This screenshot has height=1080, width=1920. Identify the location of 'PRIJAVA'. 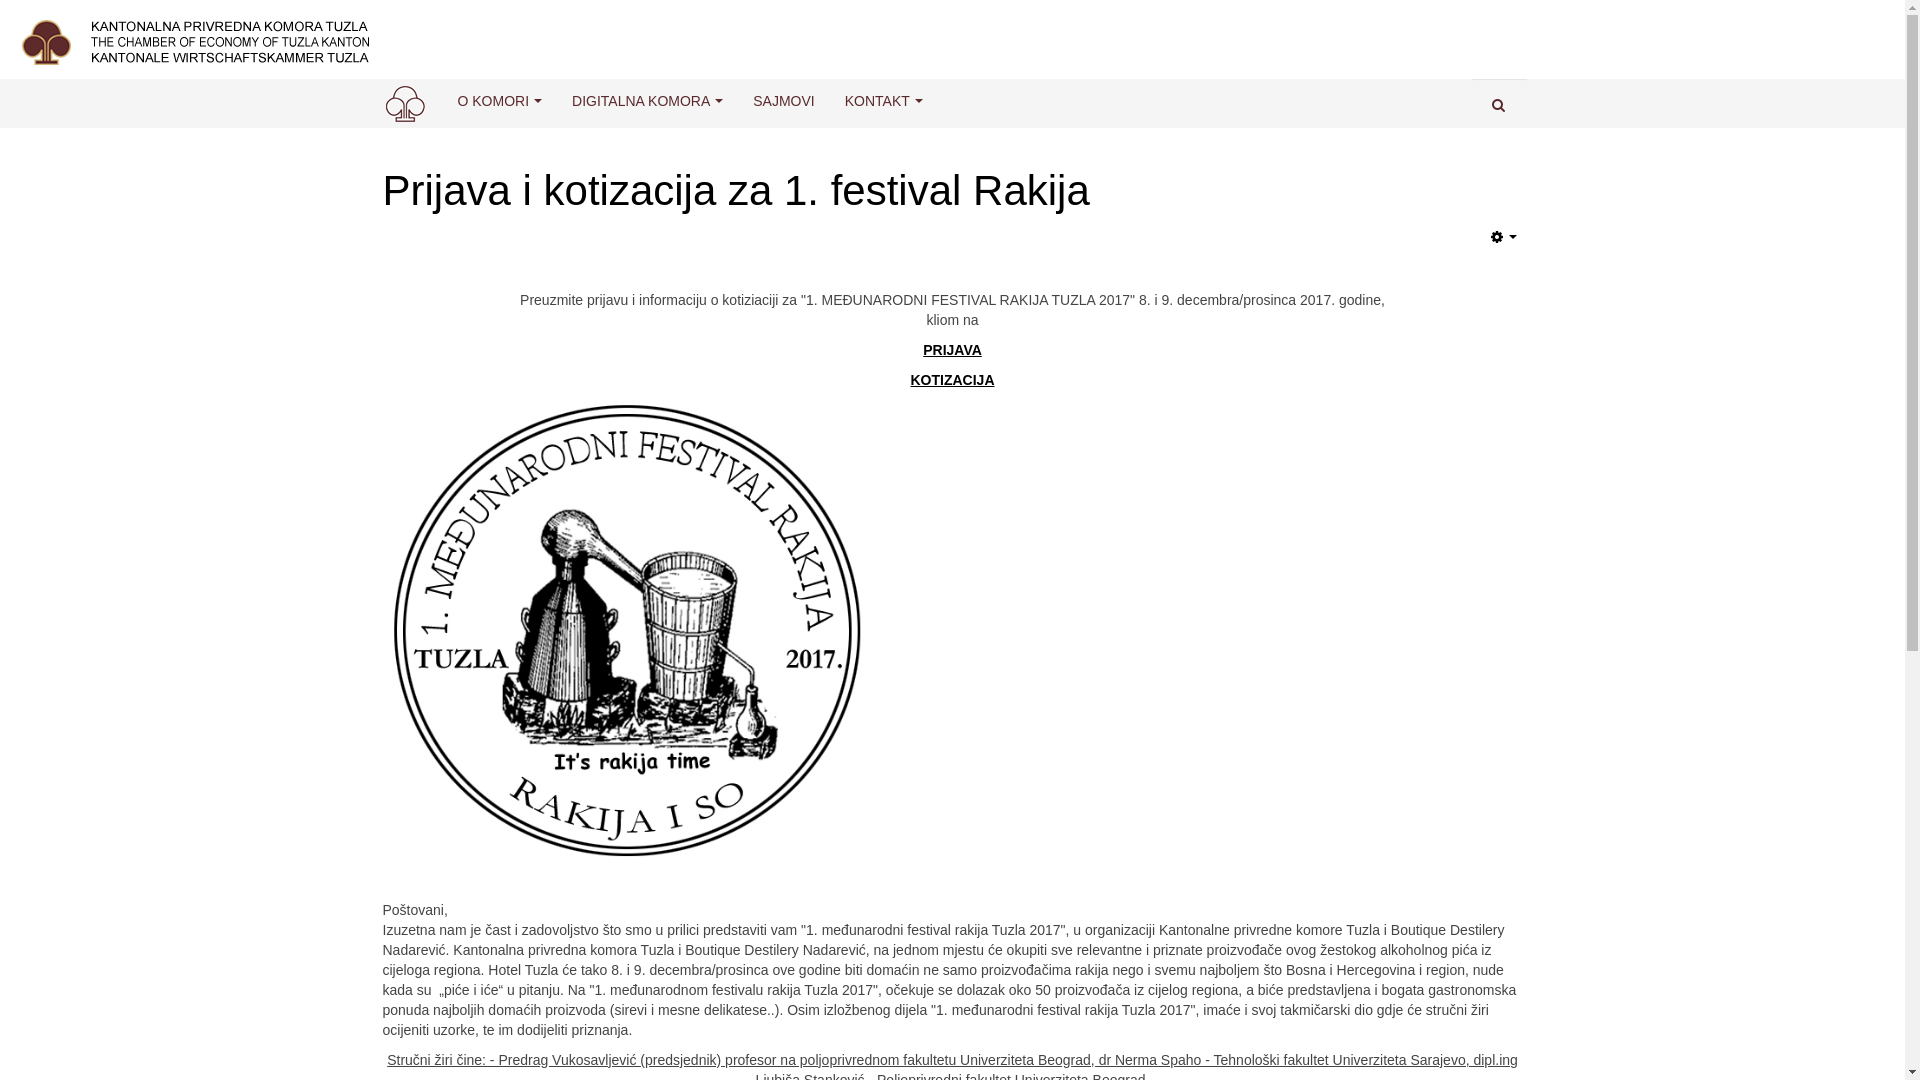
(951, 349).